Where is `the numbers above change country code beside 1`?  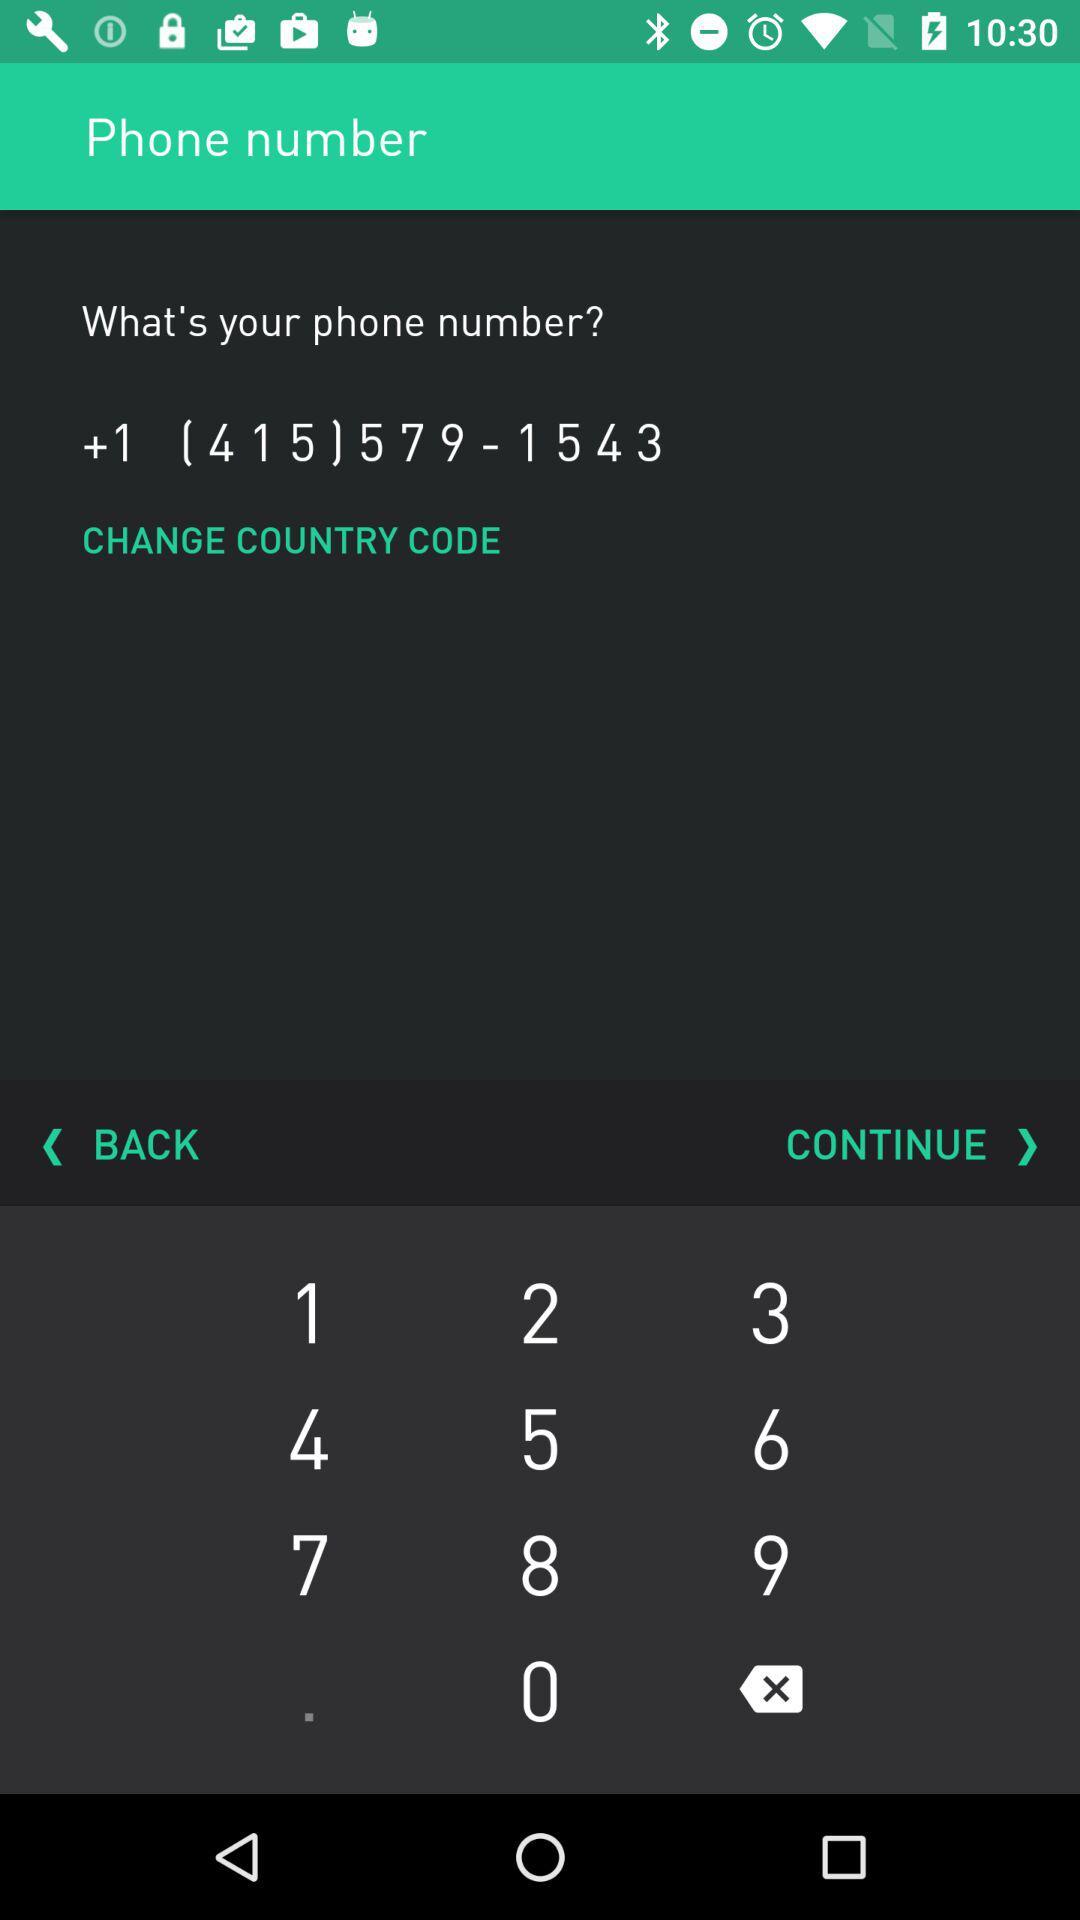 the numbers above change country code beside 1 is located at coordinates (420, 440).